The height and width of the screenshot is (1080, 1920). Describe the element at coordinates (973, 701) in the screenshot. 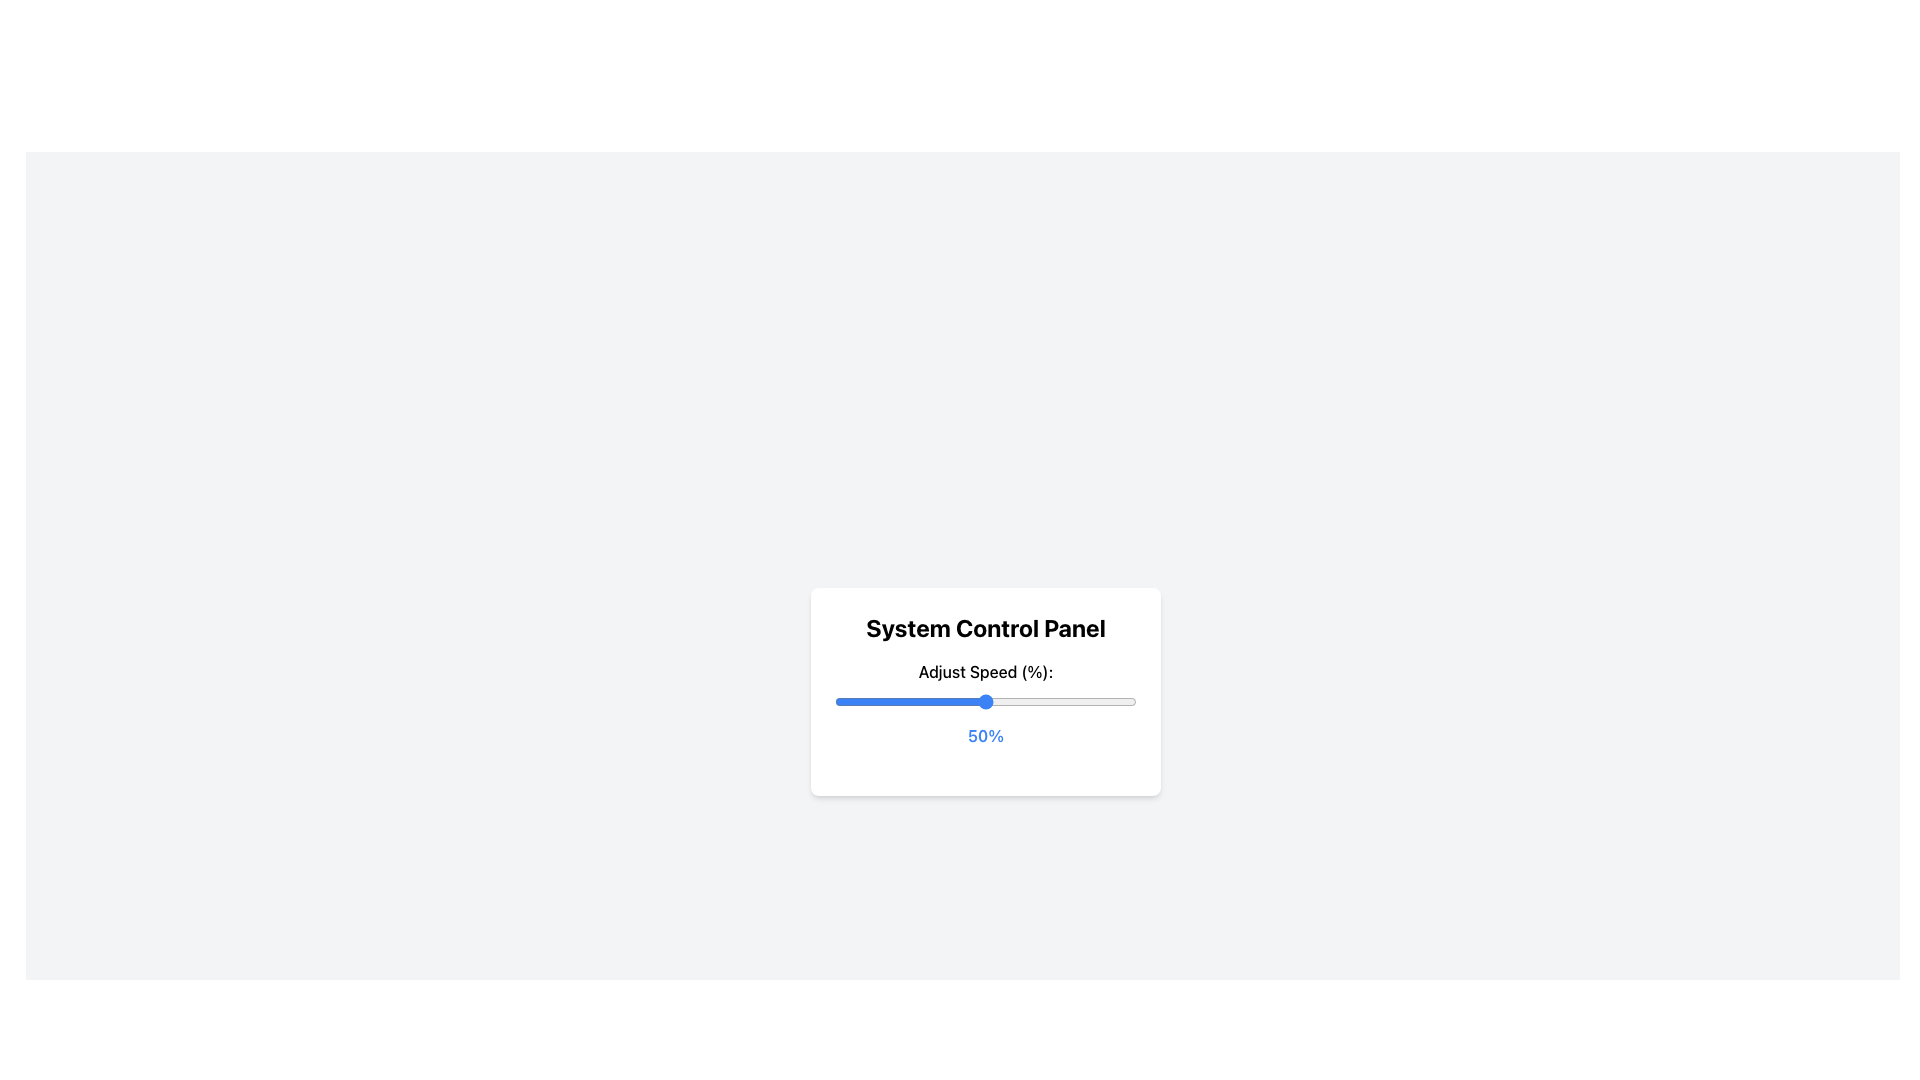

I see `the speed adjustment slider` at that location.